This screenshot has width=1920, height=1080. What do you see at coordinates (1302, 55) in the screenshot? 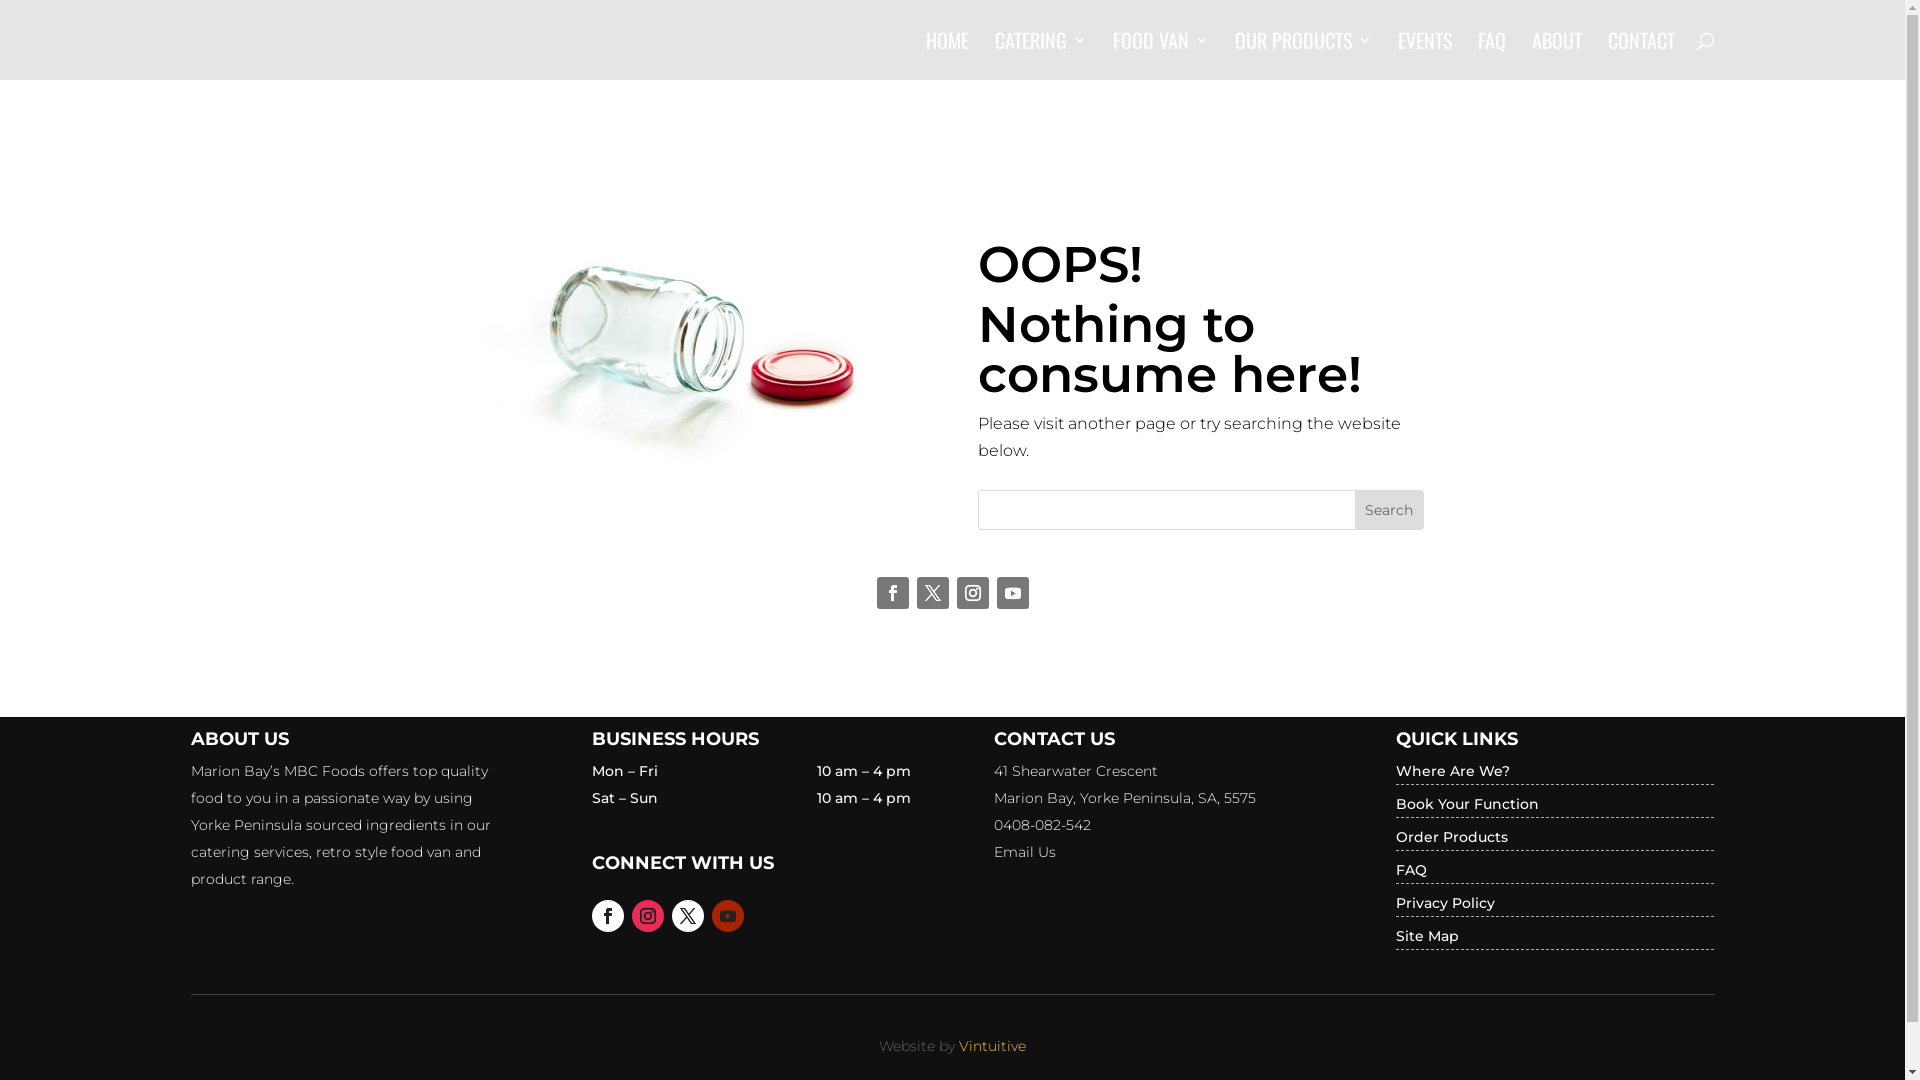
I see `'OUR PRODUCTS'` at bounding box center [1302, 55].